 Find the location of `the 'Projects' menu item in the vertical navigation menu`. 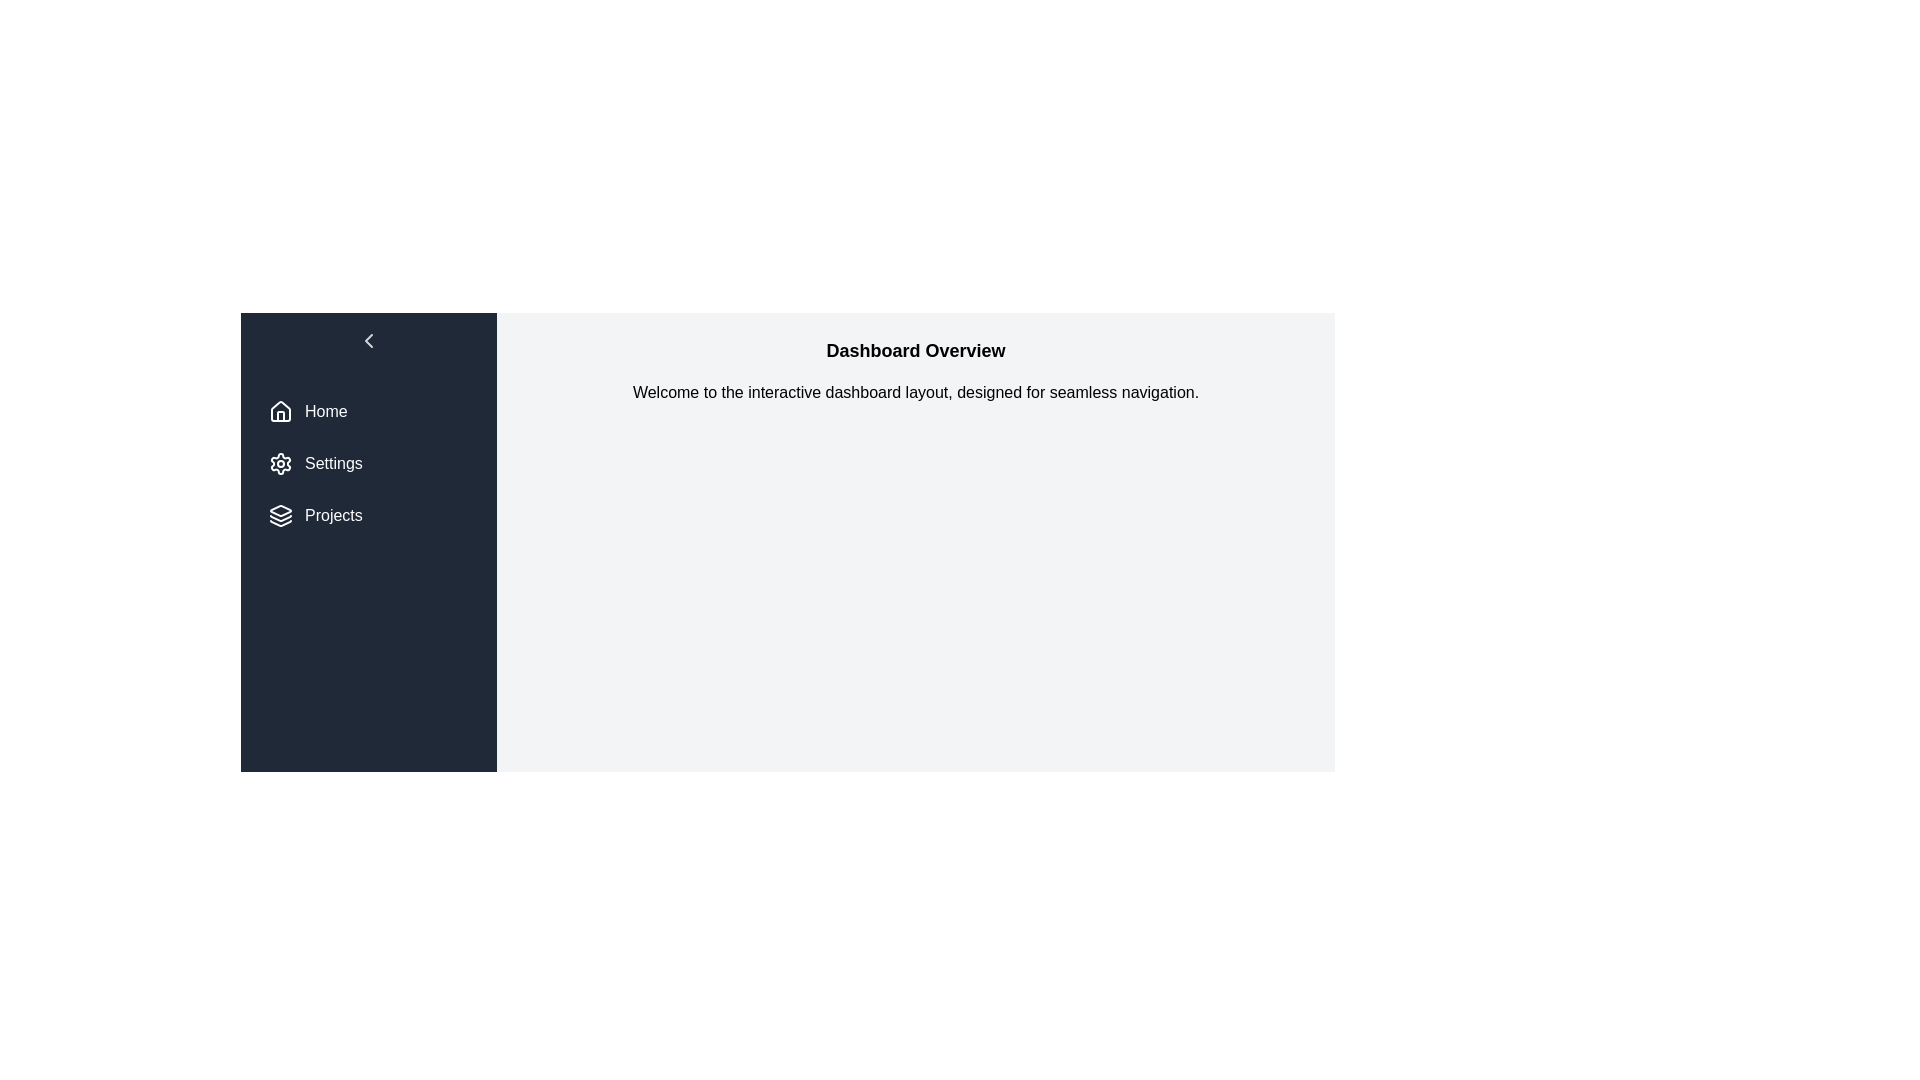

the 'Projects' menu item in the vertical navigation menu is located at coordinates (280, 515).